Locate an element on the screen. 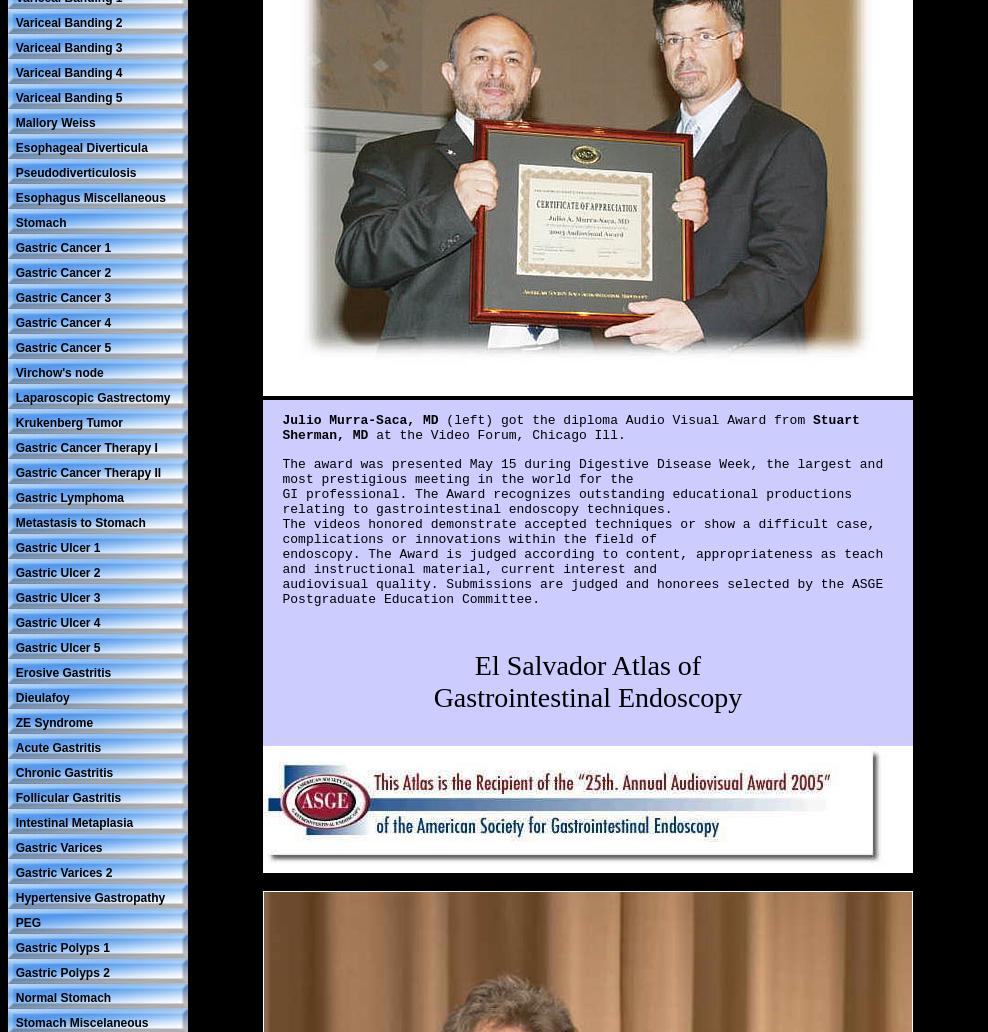 This screenshot has width=988, height=1032. 'Krukenberg Tumor' is located at coordinates (14, 420).